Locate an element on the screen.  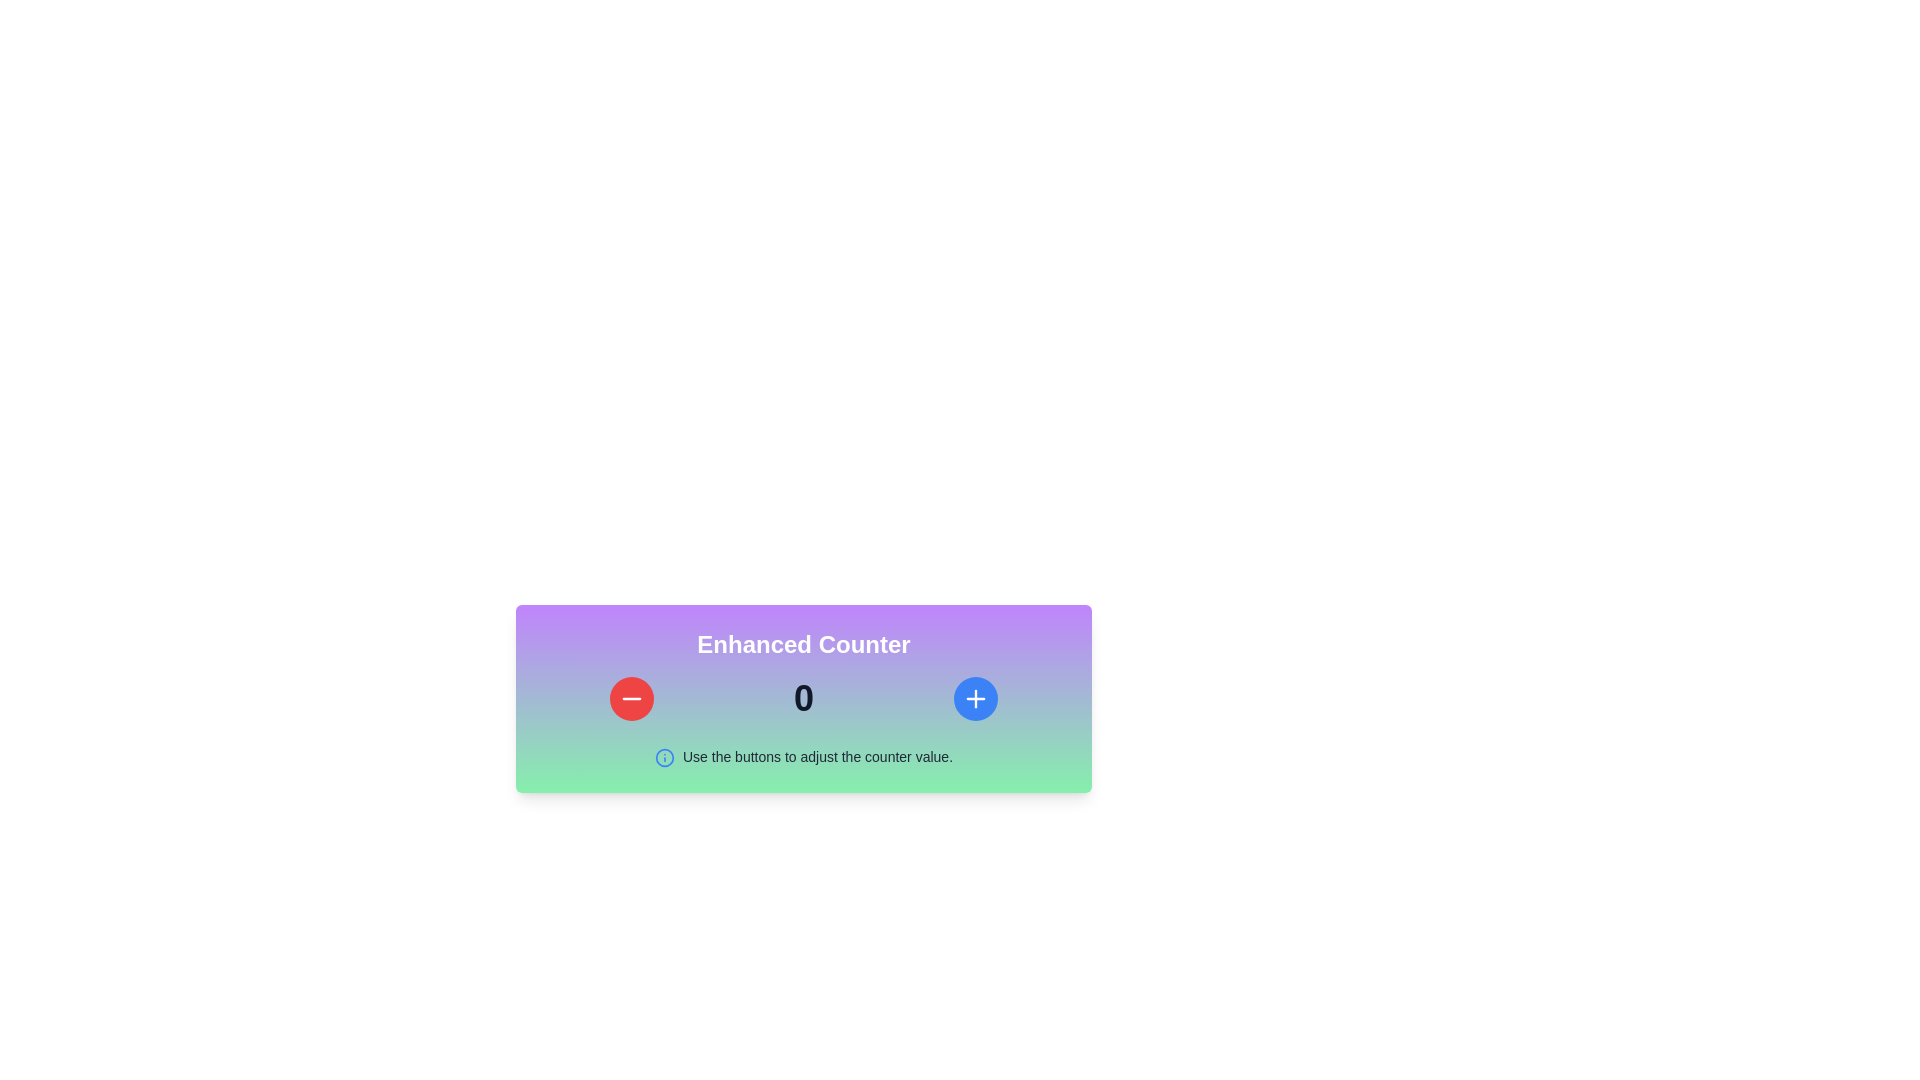
the large, bold numeral '0' text display, which is styled in black on a white background and indicates numerical data is located at coordinates (803, 697).